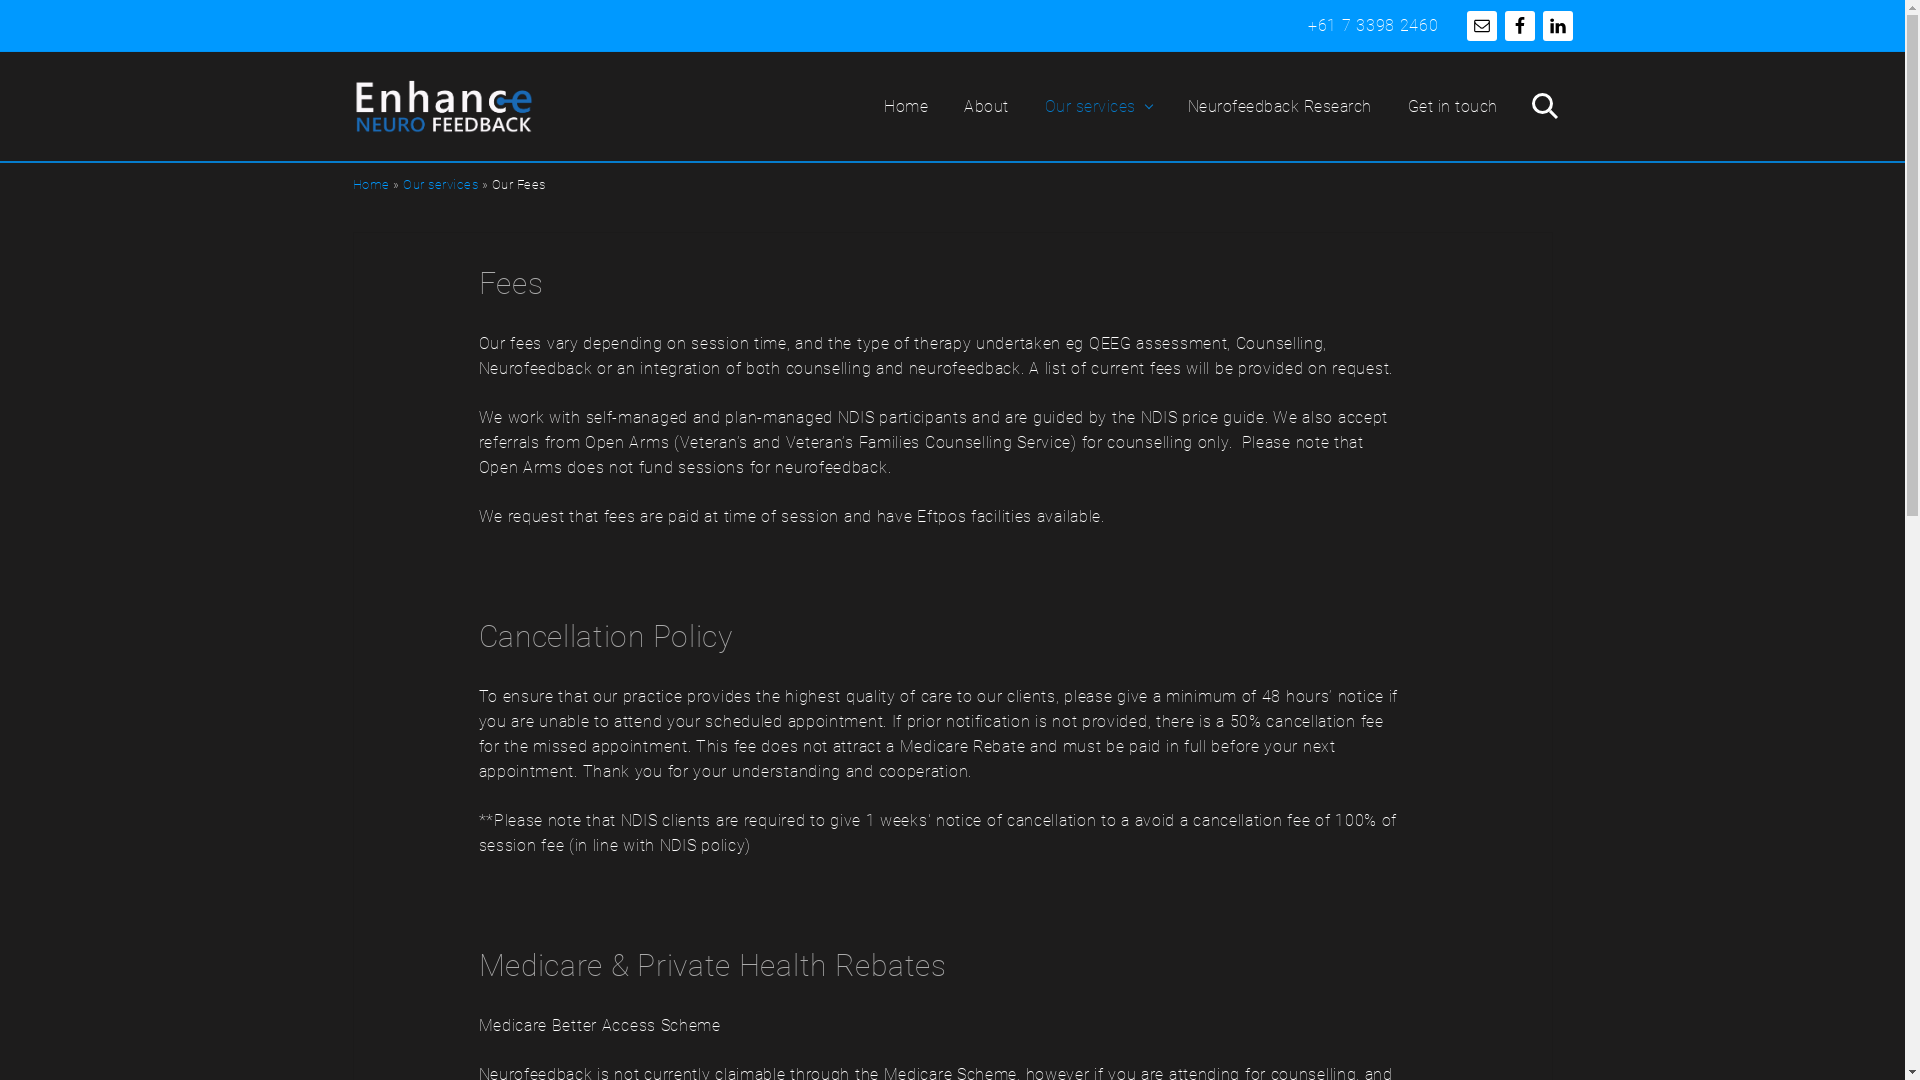 The image size is (1920, 1080). Describe the element at coordinates (1280, 106) in the screenshot. I see `'Neurofeedback Research'` at that location.